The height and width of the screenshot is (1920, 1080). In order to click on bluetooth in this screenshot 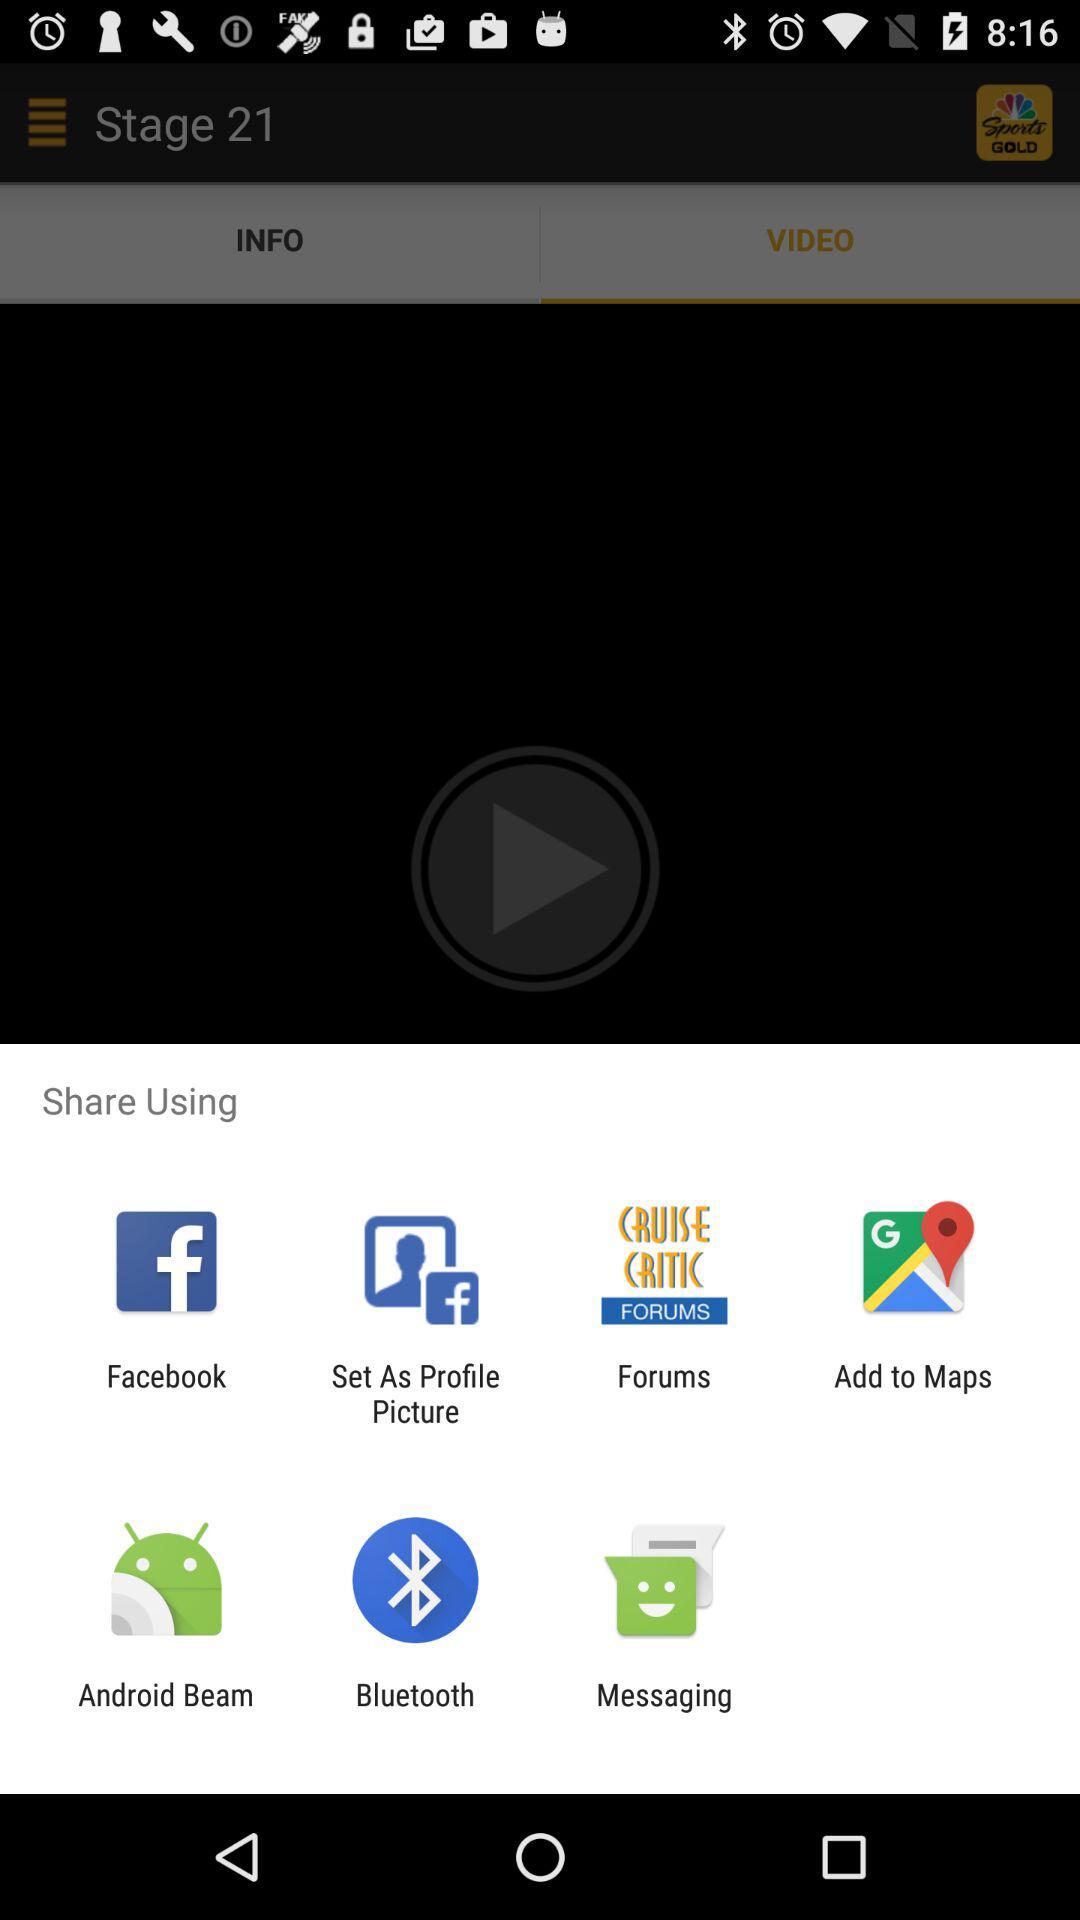, I will do `click(414, 1711)`.